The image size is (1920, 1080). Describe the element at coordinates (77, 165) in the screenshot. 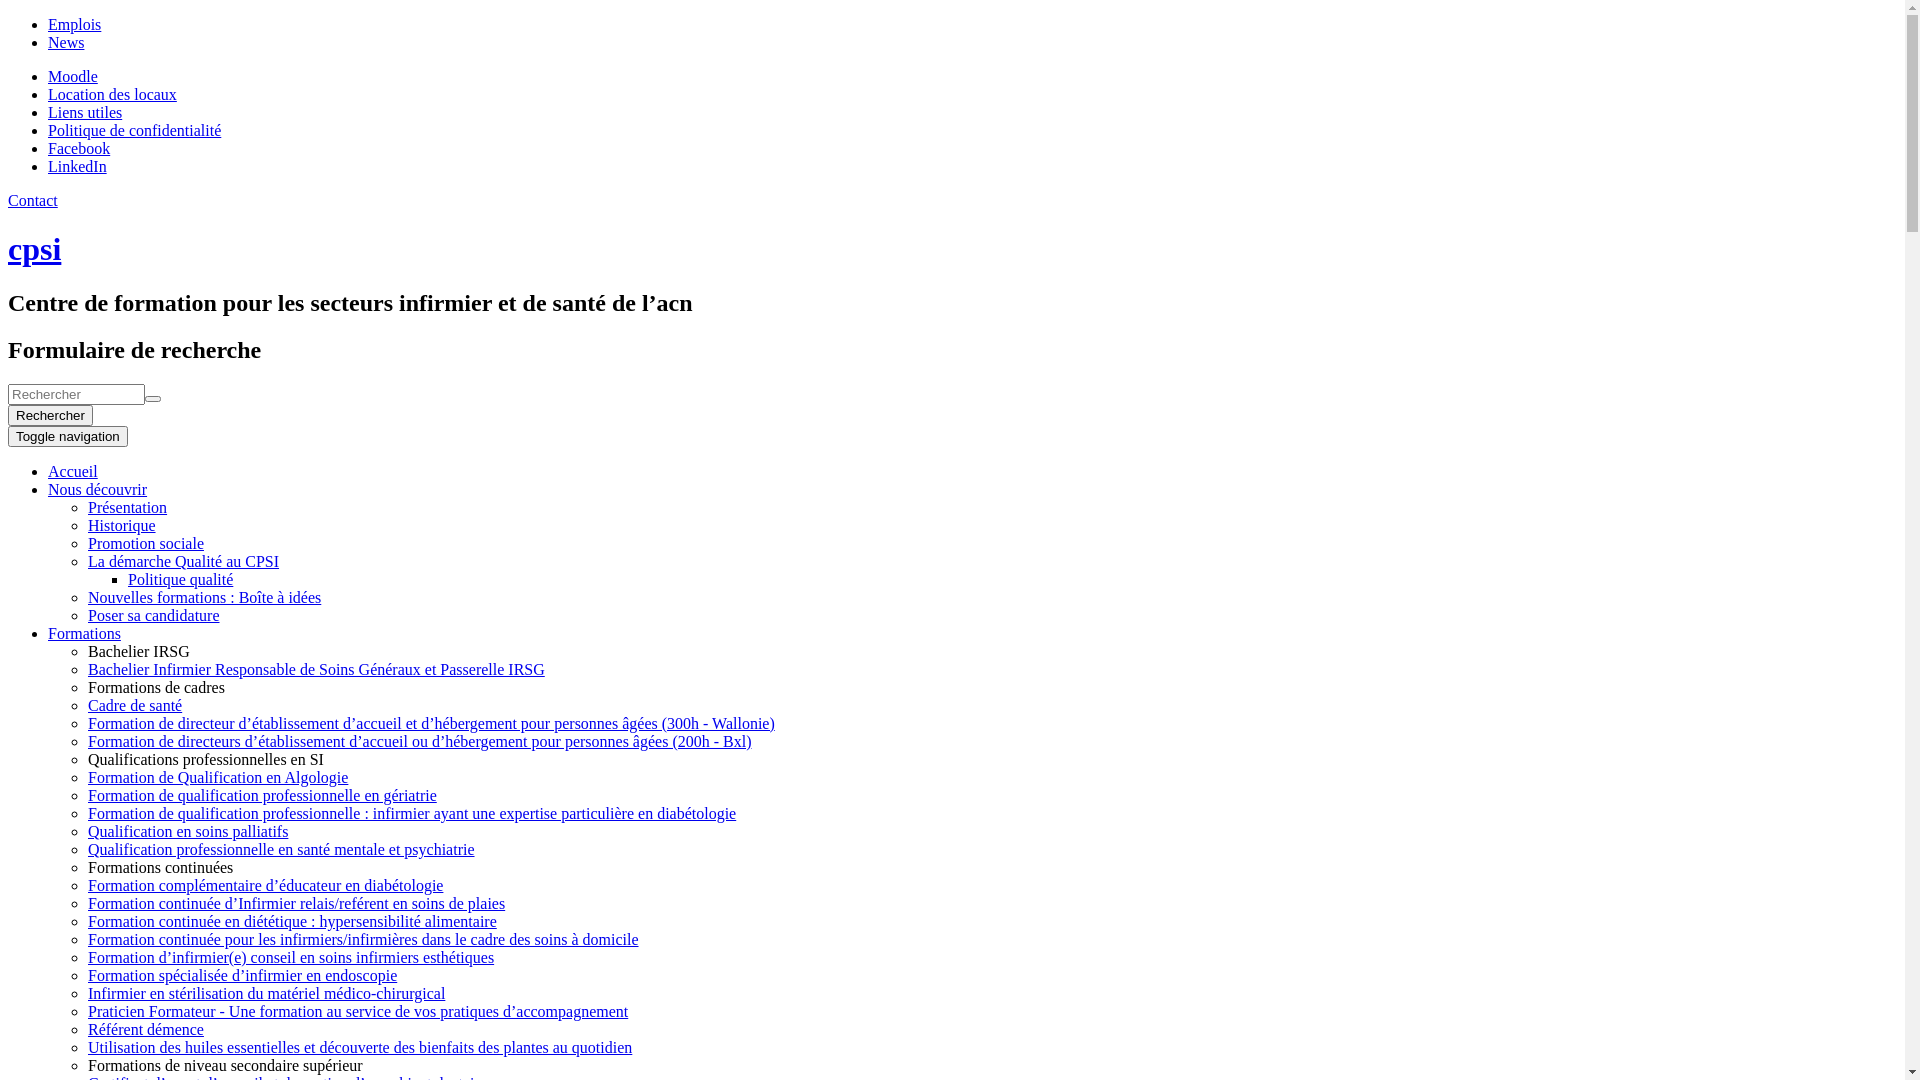

I see `'LinkedIn'` at that location.